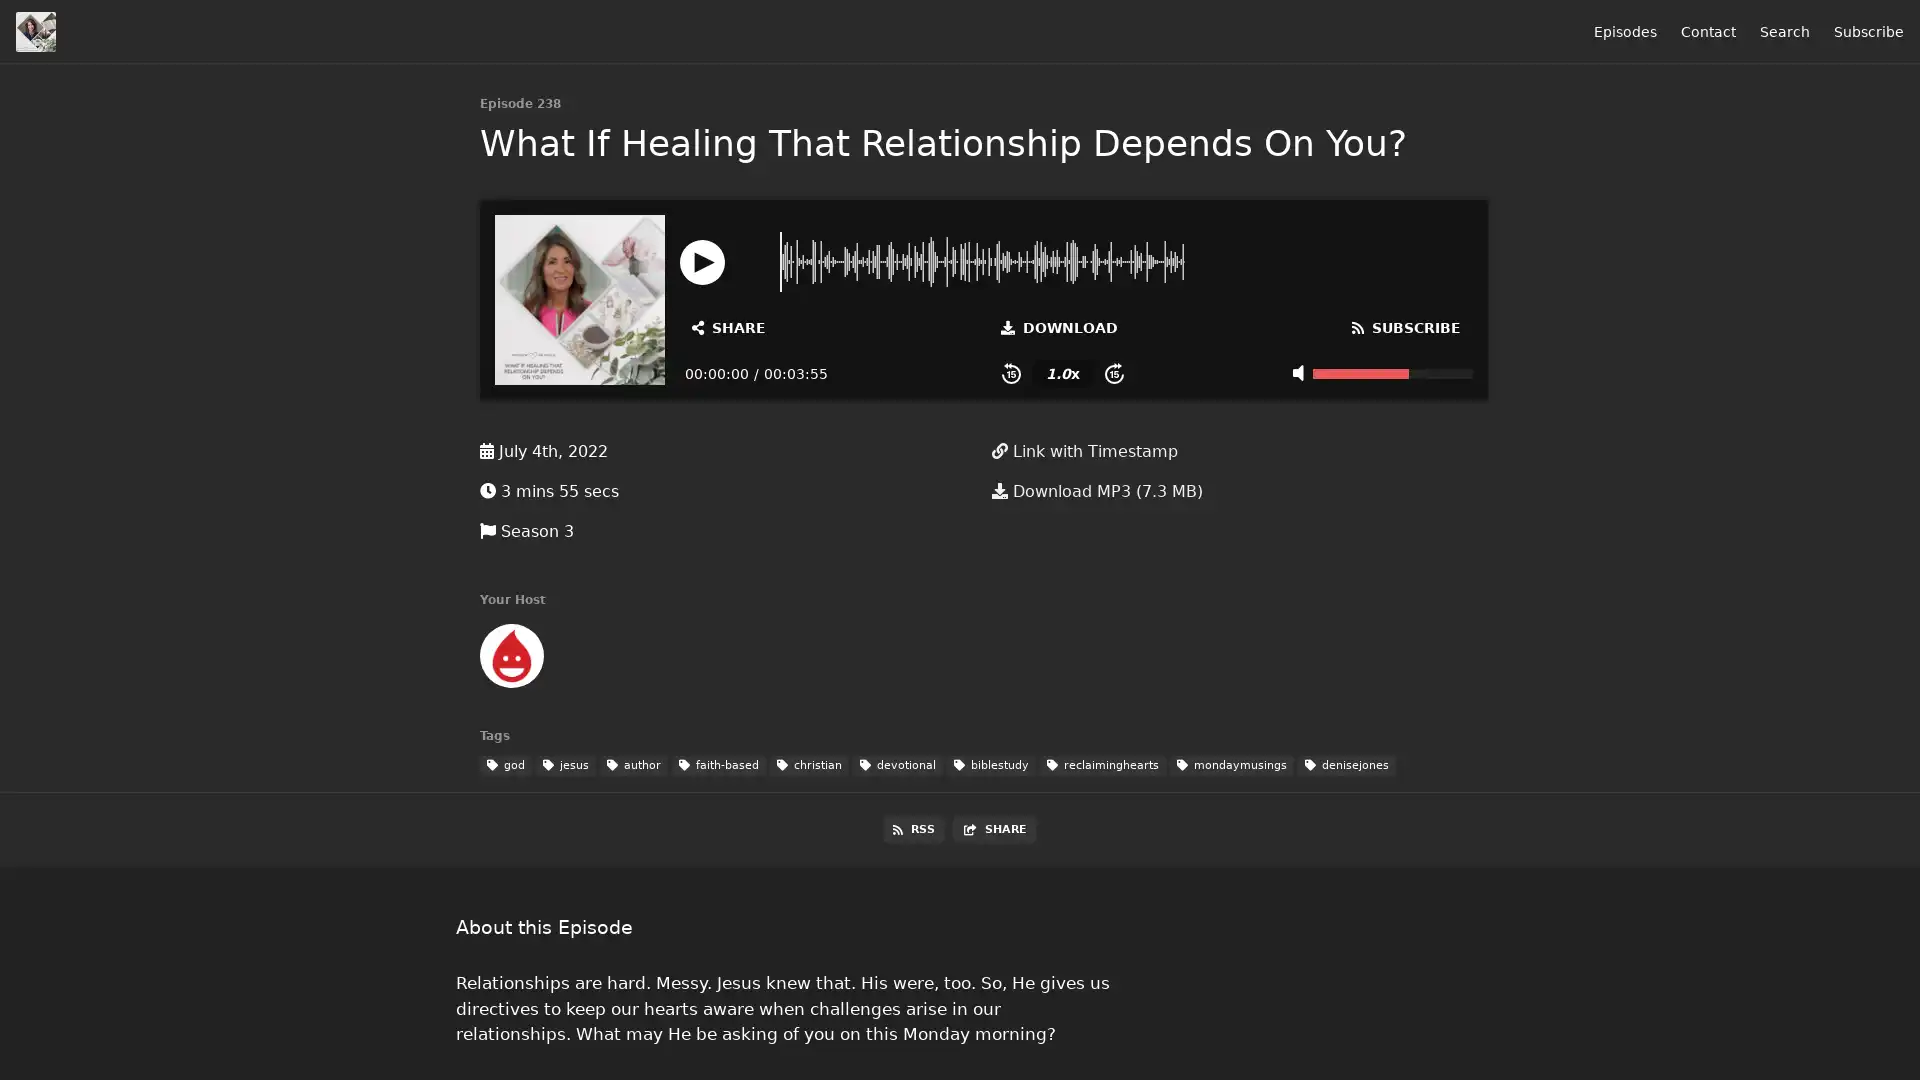 This screenshot has width=1920, height=1080. What do you see at coordinates (1113, 373) in the screenshot?
I see `Skip Forward 15 Seconds` at bounding box center [1113, 373].